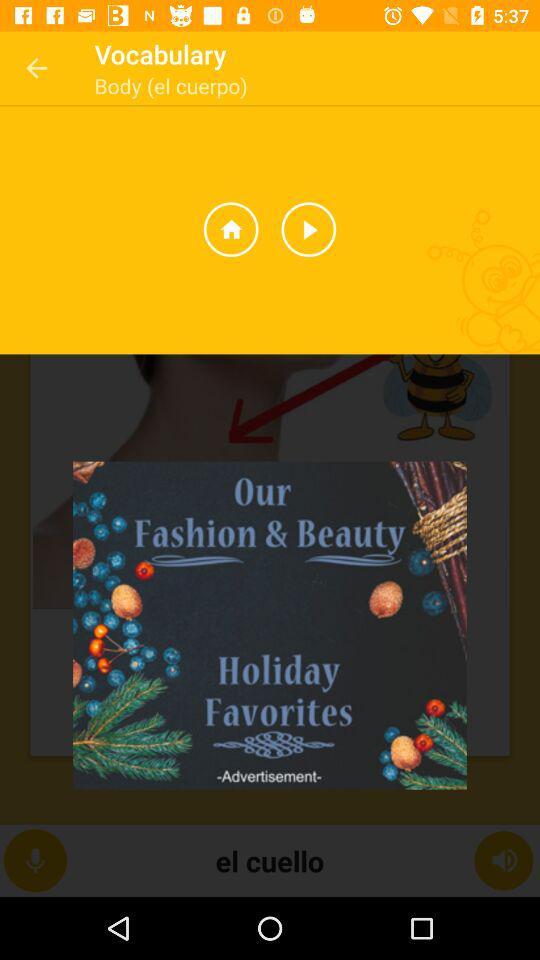 Image resolution: width=540 pixels, height=960 pixels. Describe the element at coordinates (230, 229) in the screenshot. I see `the home icon` at that location.